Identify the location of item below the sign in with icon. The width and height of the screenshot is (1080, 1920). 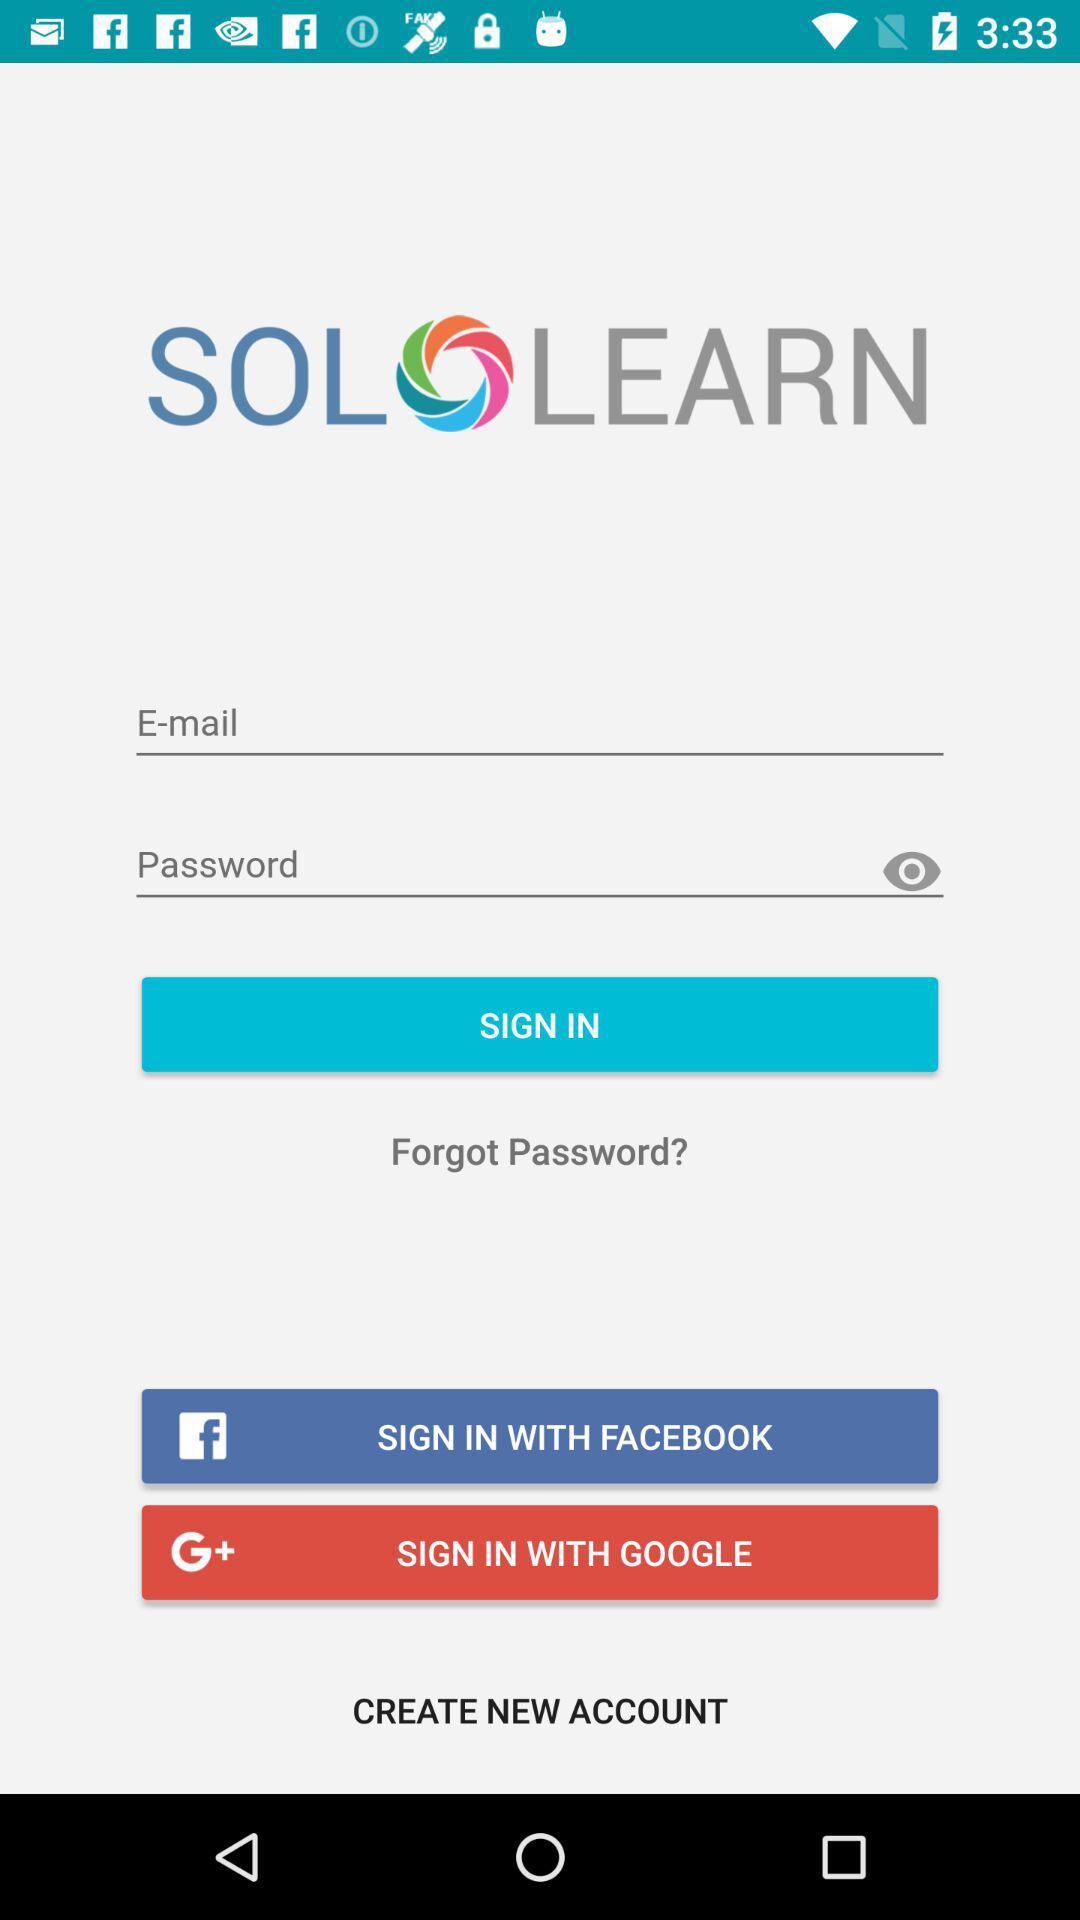
(540, 1708).